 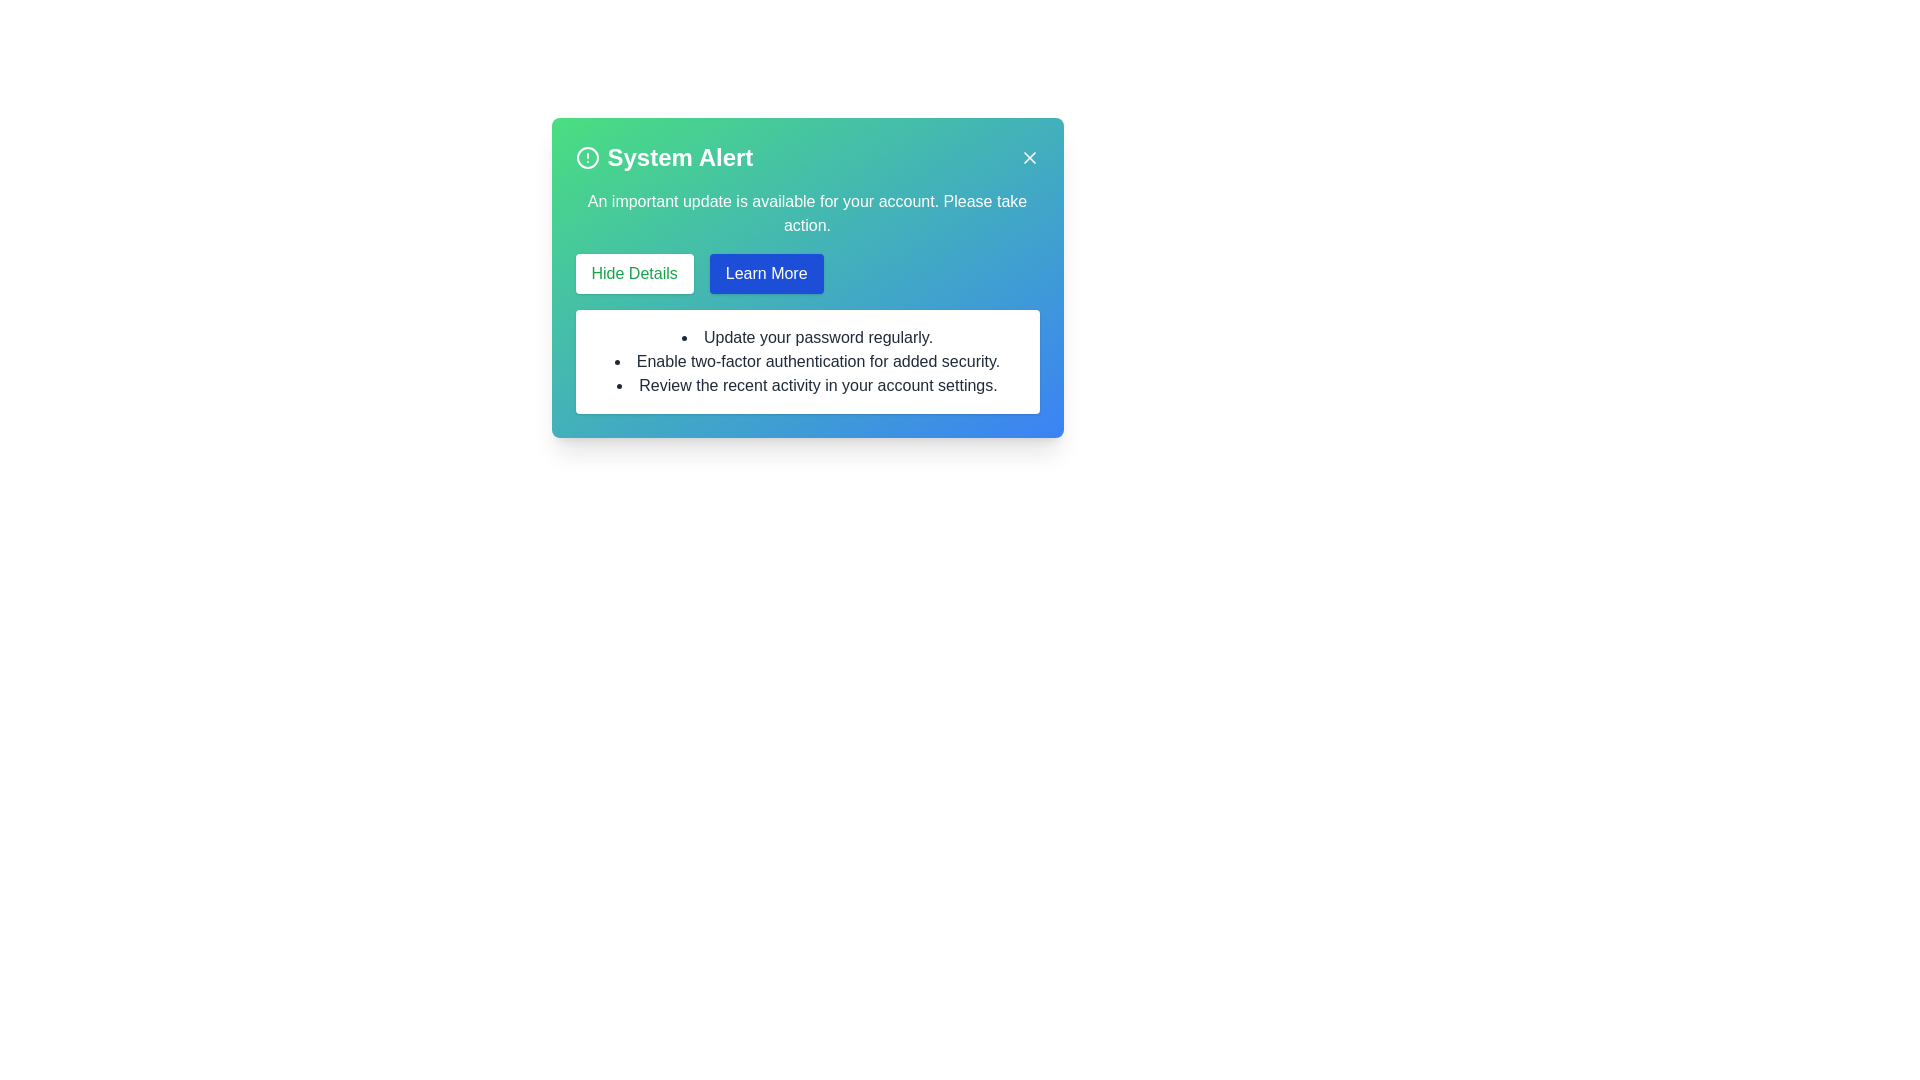 I want to click on the bulleted list item that reads, 'Enable two-factor authentication for added security.', so click(x=807, y=362).